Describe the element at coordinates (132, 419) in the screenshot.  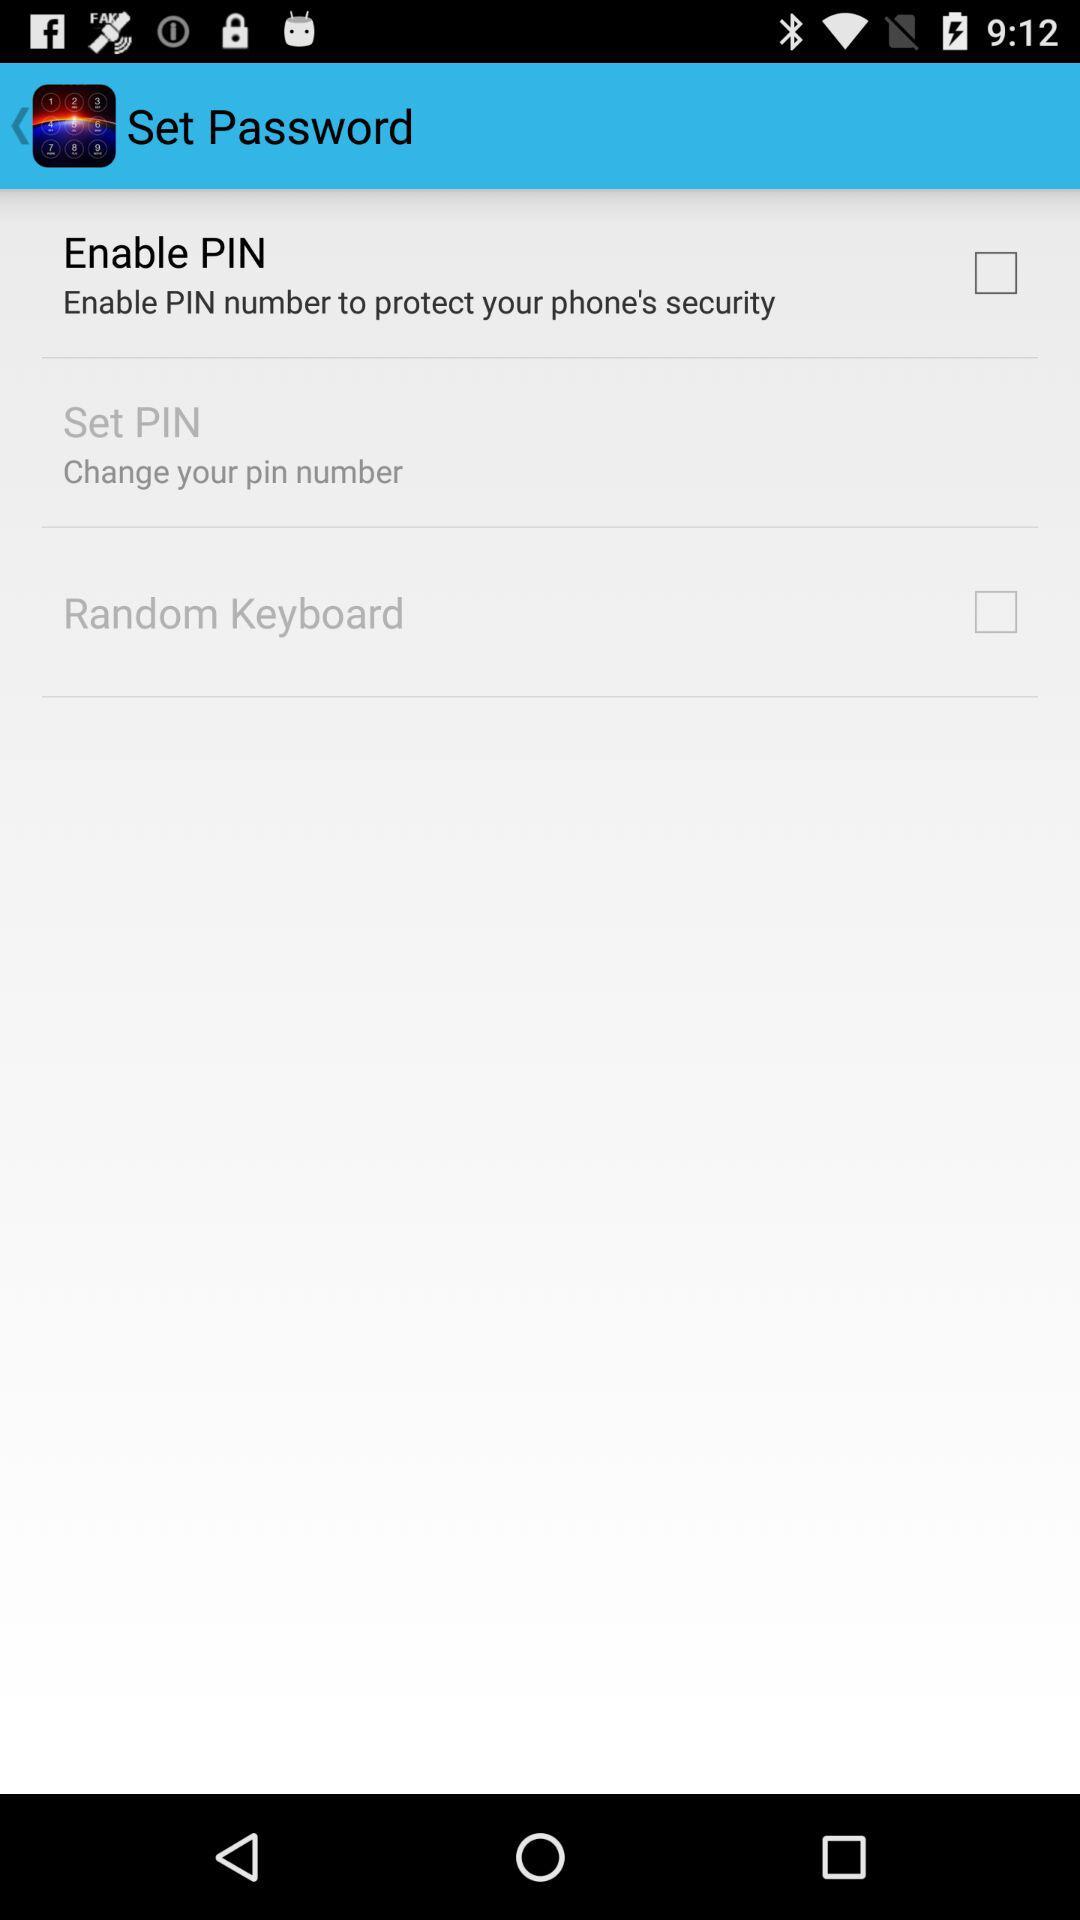
I see `the set pin item` at that location.